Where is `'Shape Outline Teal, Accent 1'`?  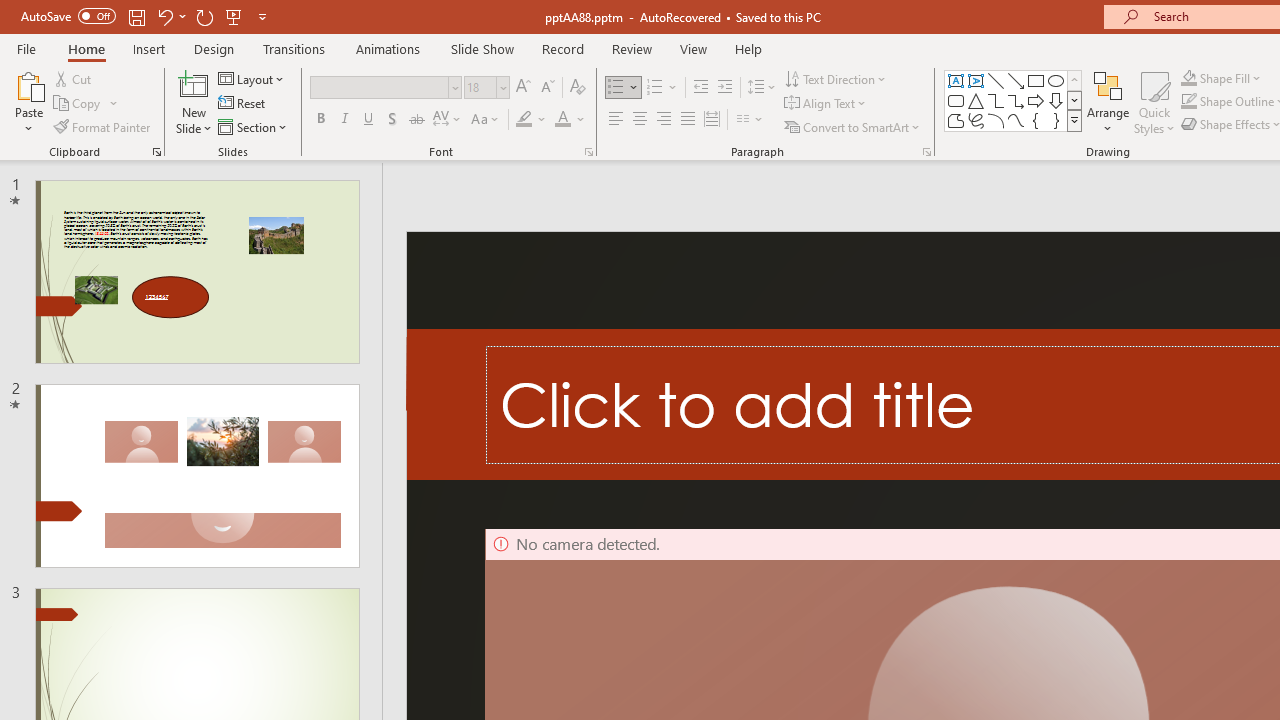
'Shape Outline Teal, Accent 1' is located at coordinates (1189, 101).